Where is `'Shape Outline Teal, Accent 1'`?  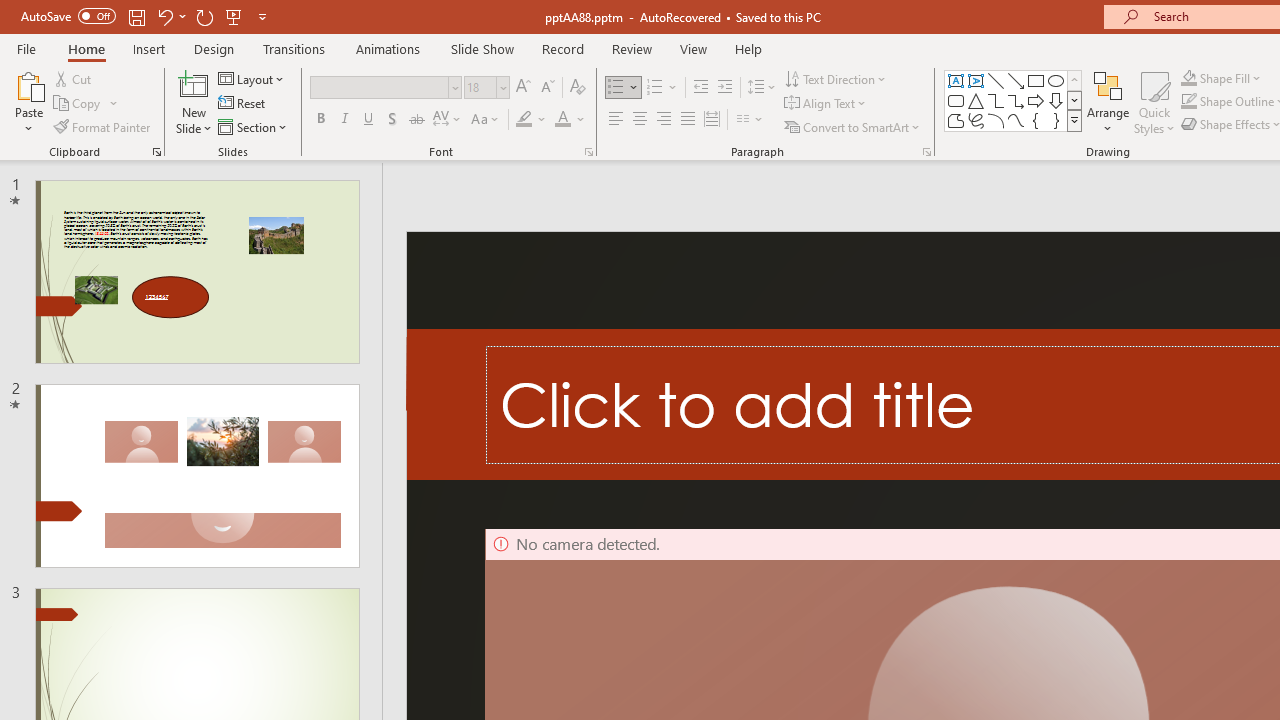
'Shape Outline Teal, Accent 1' is located at coordinates (1189, 101).